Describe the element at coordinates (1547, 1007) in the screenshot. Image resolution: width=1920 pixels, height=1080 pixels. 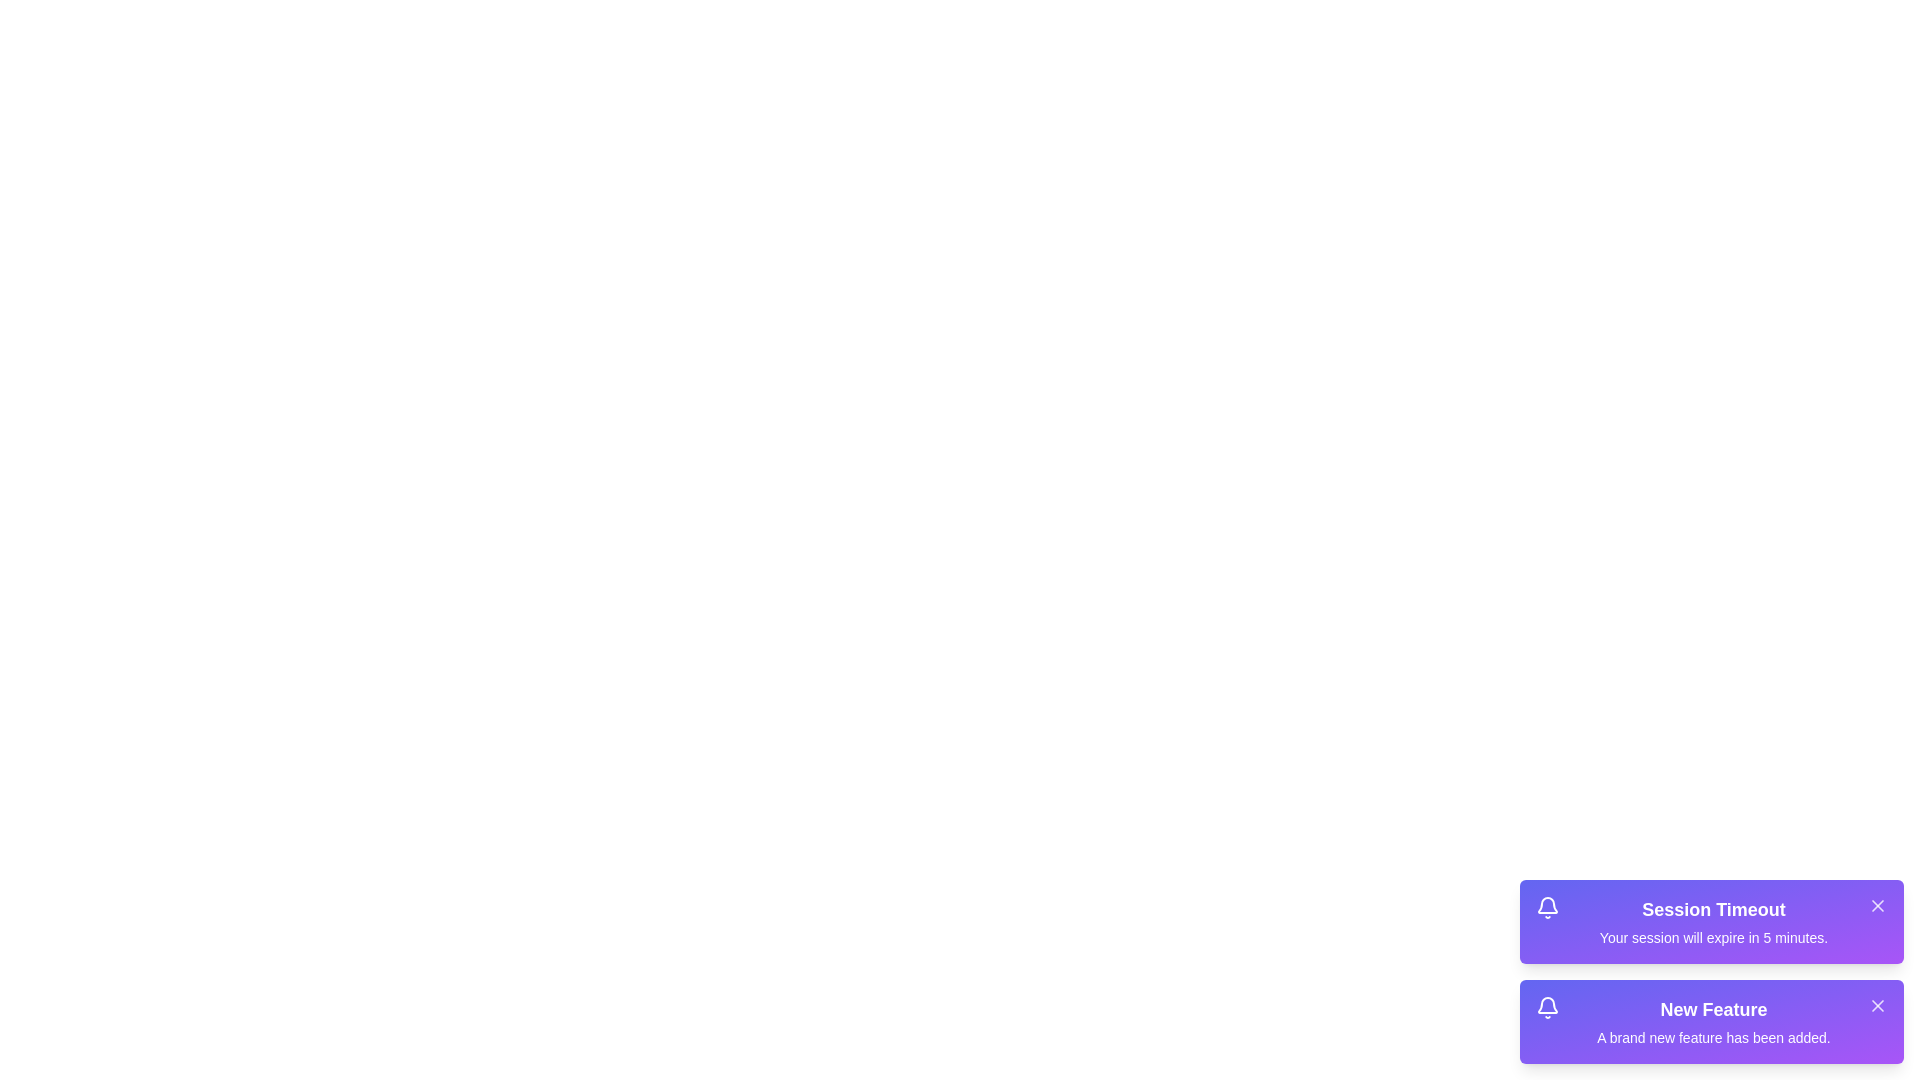
I see `the notification icon for New Feature` at that location.